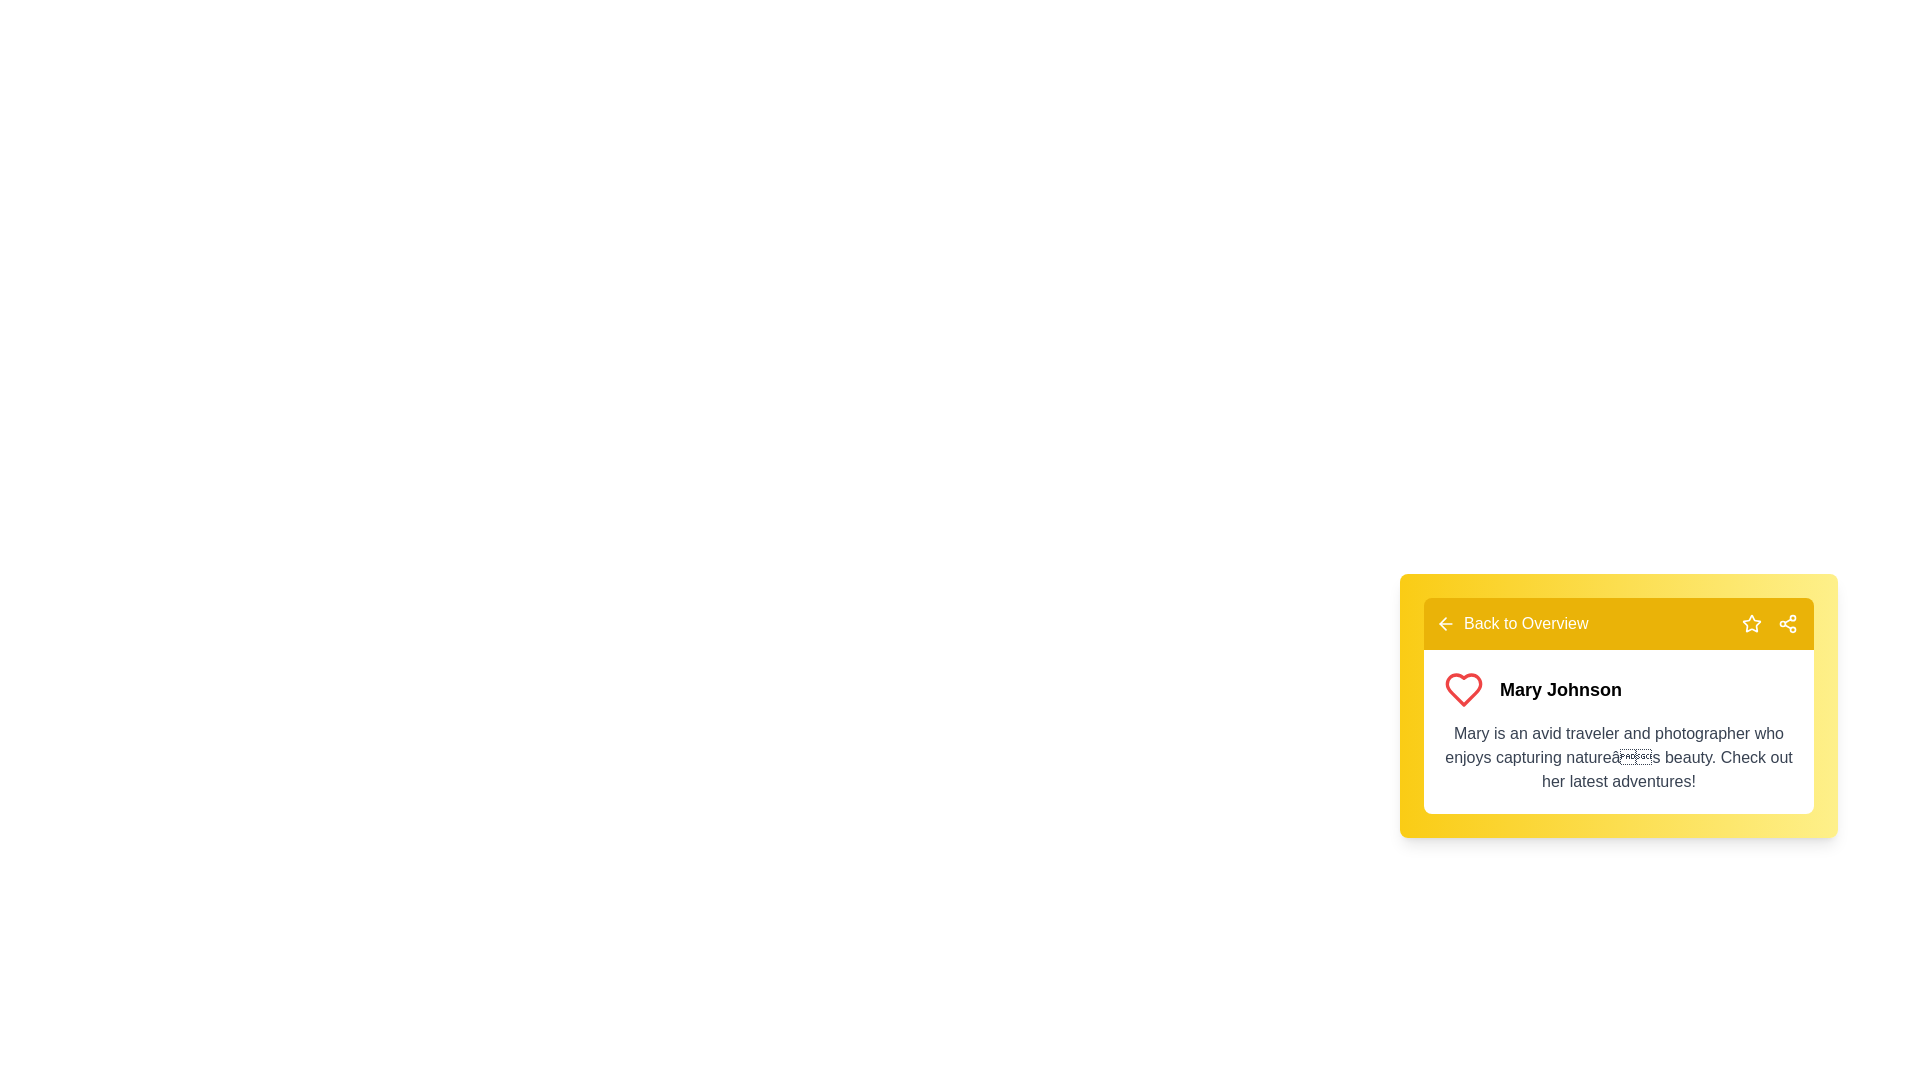 The image size is (1920, 1080). Describe the element at coordinates (1464, 689) in the screenshot. I see `the heart-shaped icon with a red stroke located at the top left corner of the user profile card, adjacent to the text 'Mary Johnson'` at that location.